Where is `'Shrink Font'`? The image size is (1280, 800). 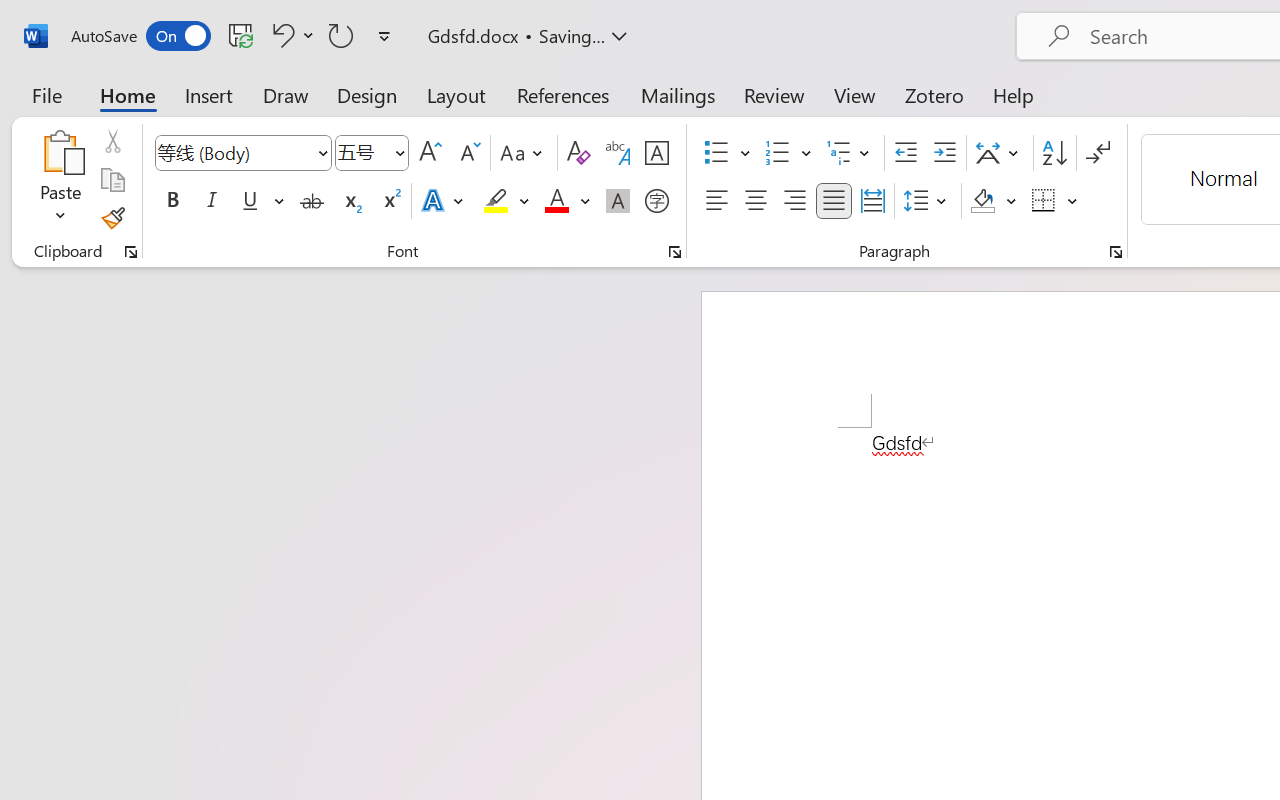
'Shrink Font' is located at coordinates (467, 153).